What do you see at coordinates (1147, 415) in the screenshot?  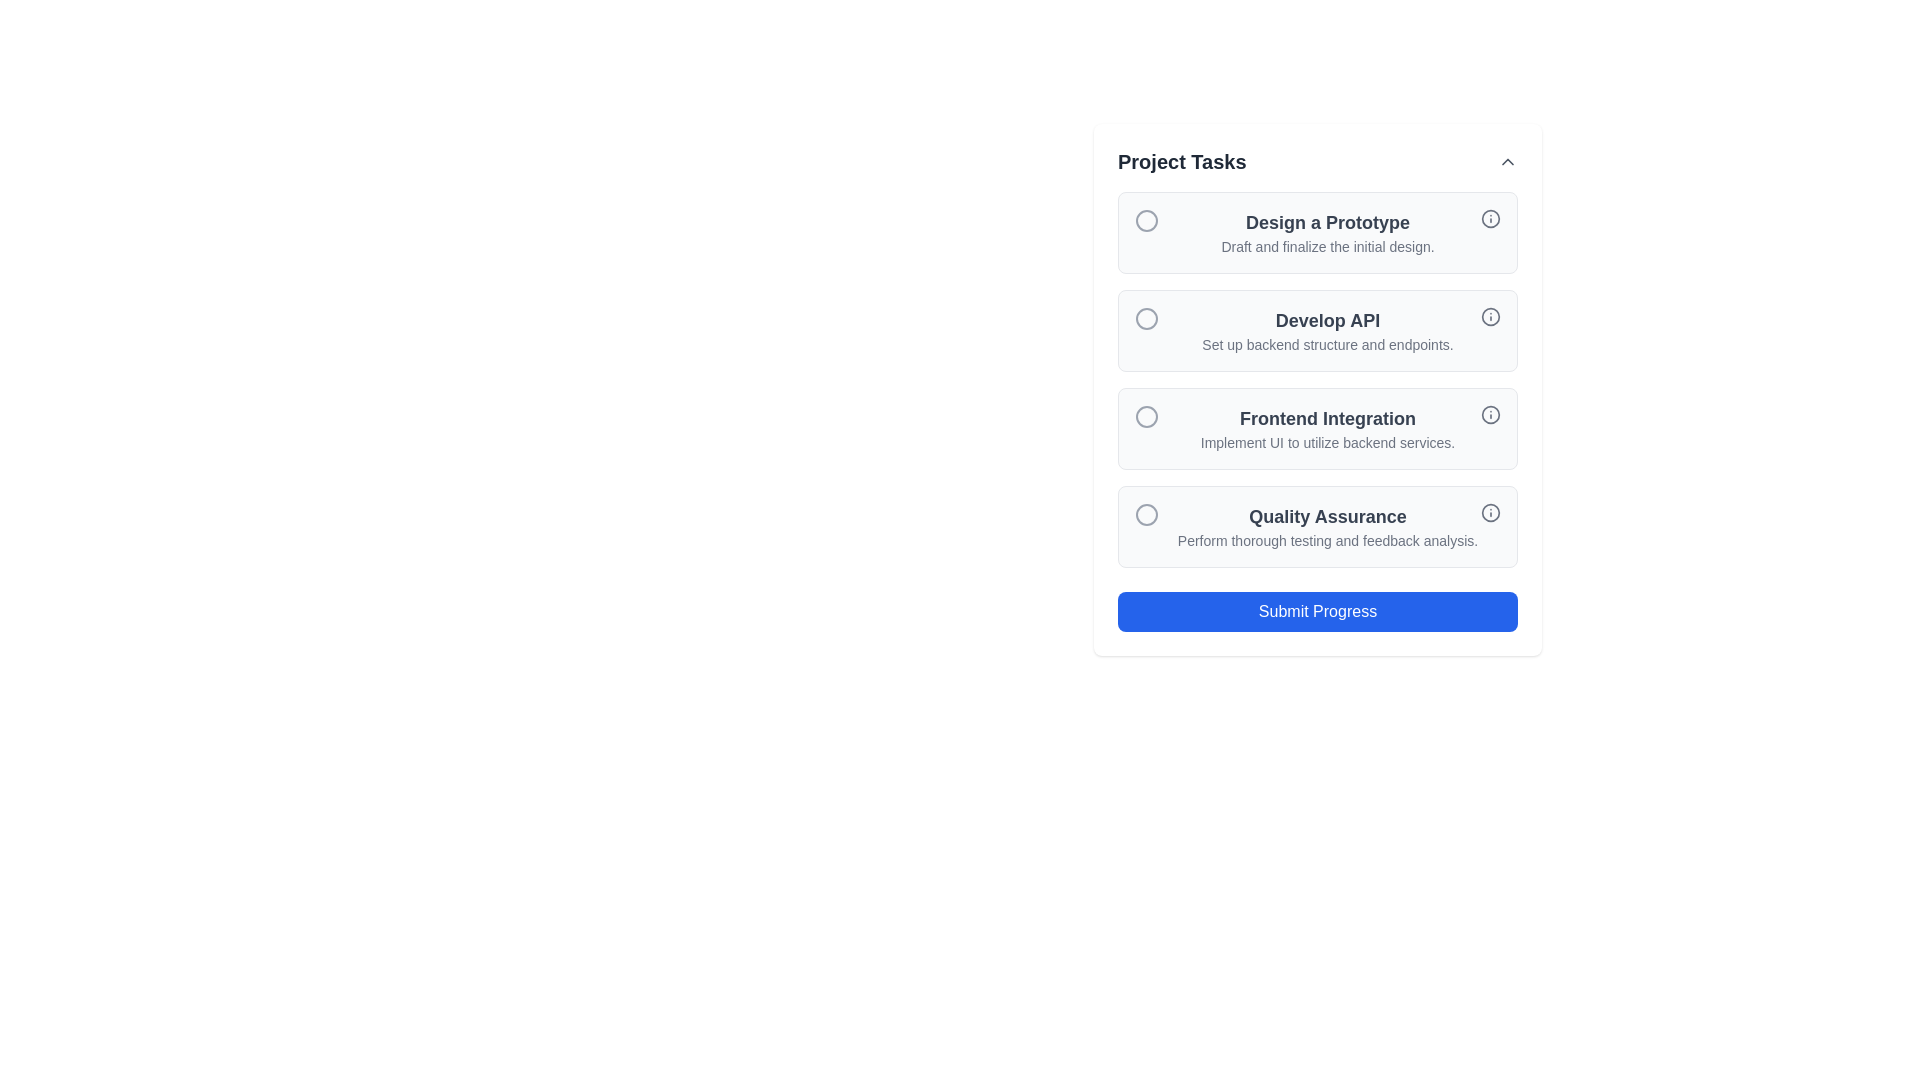 I see `the circular radio button` at bounding box center [1147, 415].